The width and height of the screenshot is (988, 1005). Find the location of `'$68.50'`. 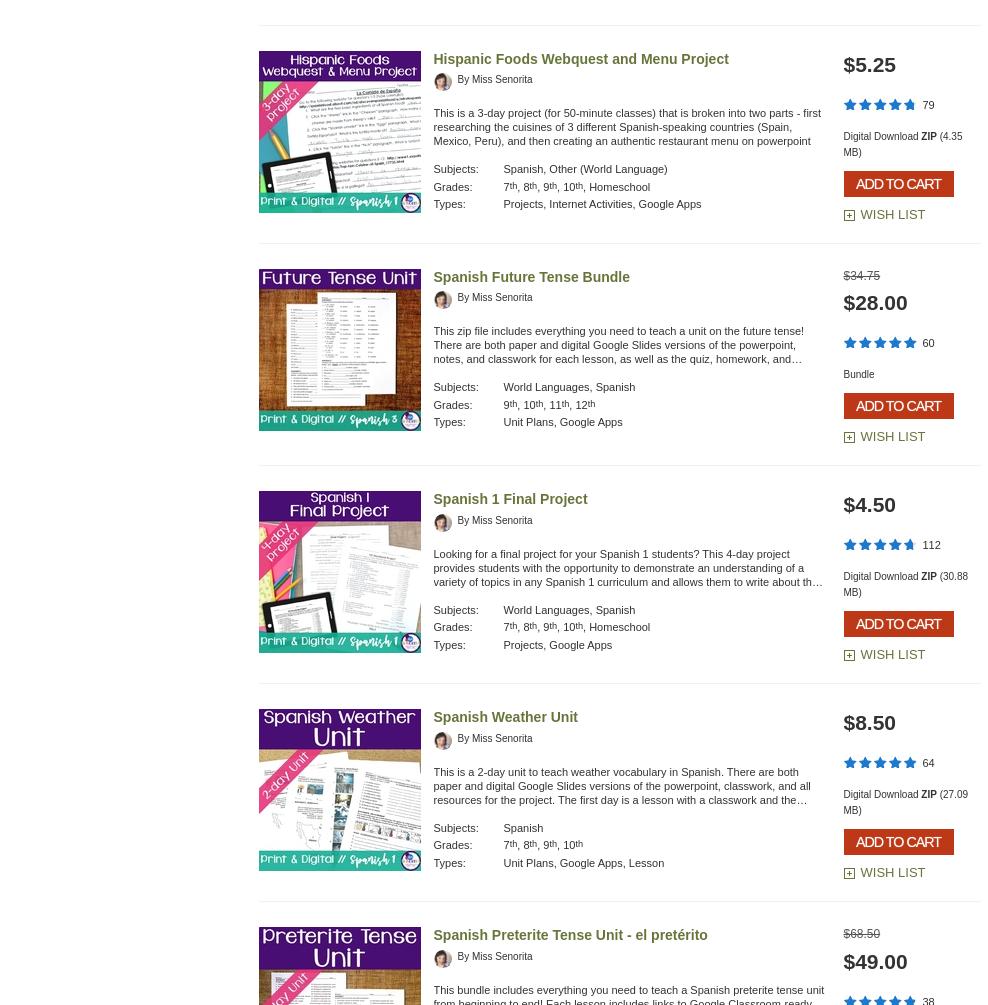

'$68.50' is located at coordinates (861, 933).